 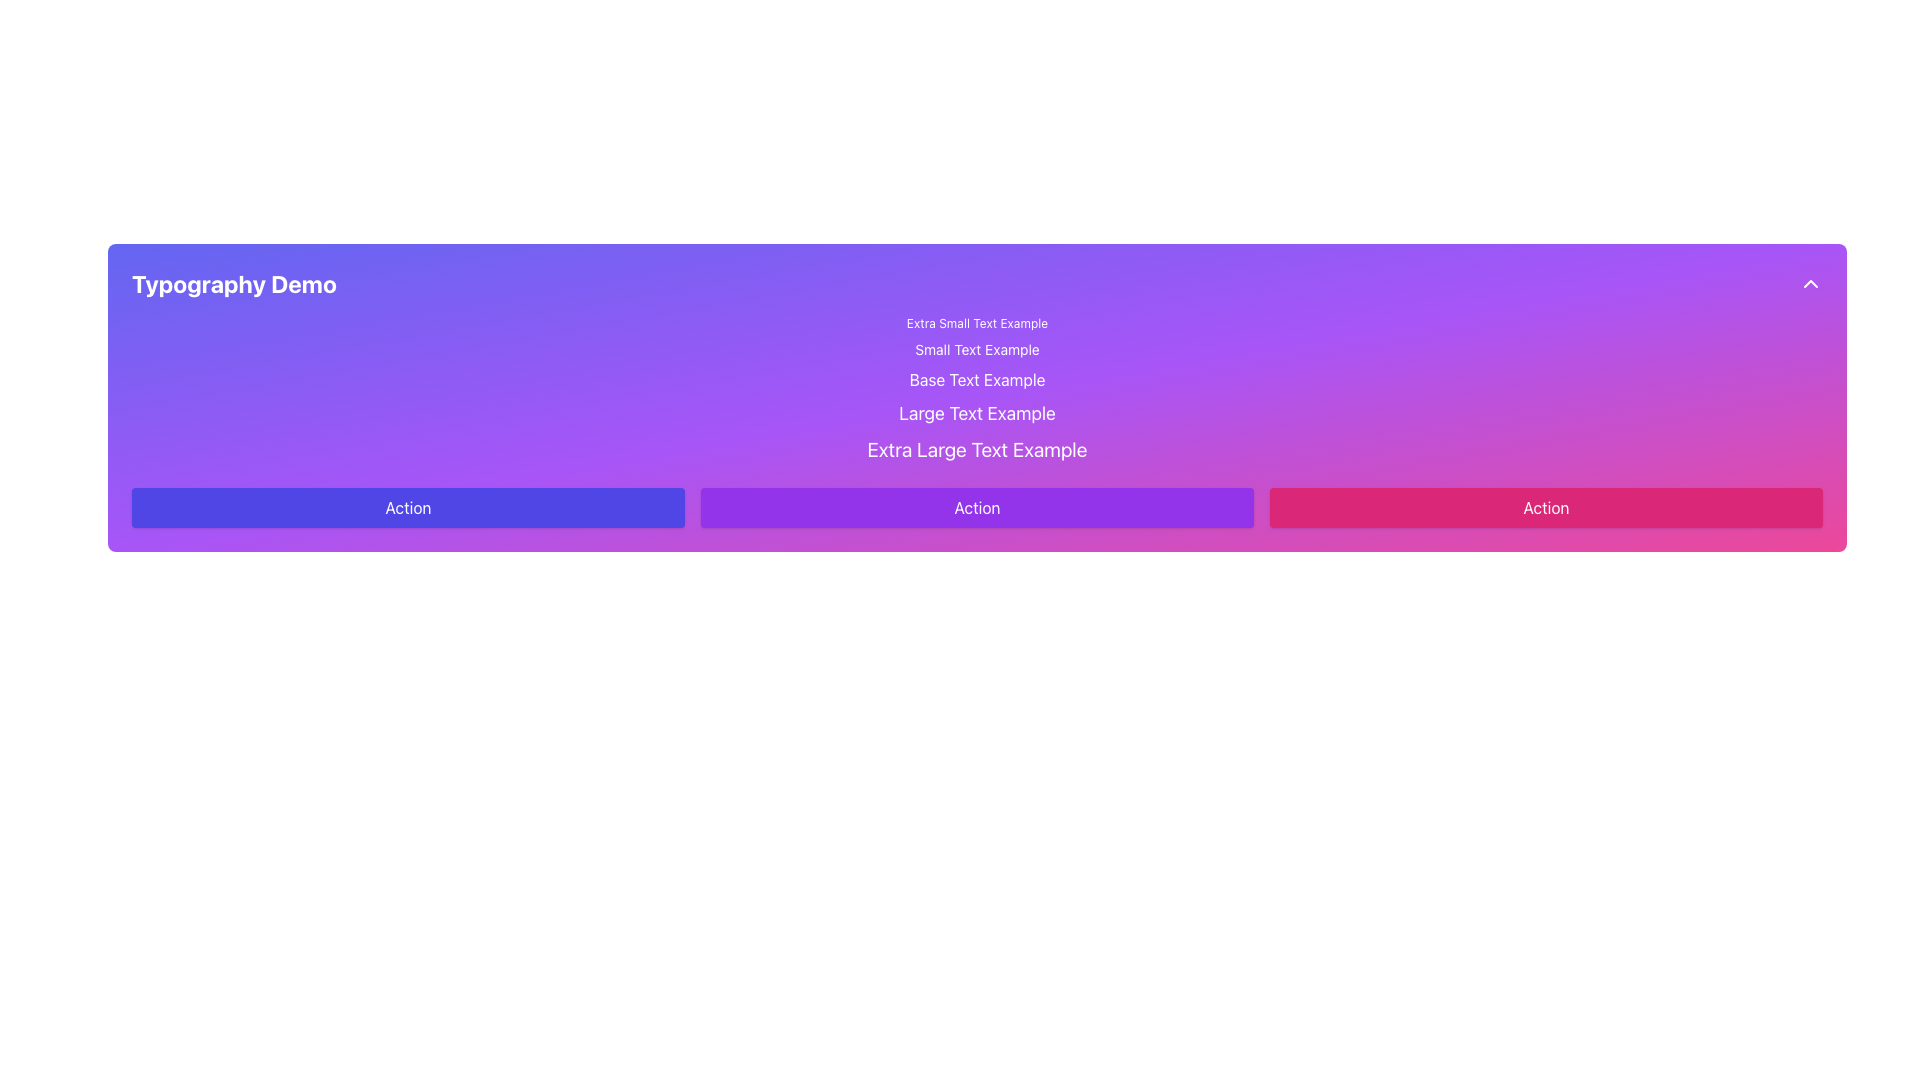 What do you see at coordinates (977, 349) in the screenshot?
I see `the Text Label displaying 'Small Text Example'` at bounding box center [977, 349].